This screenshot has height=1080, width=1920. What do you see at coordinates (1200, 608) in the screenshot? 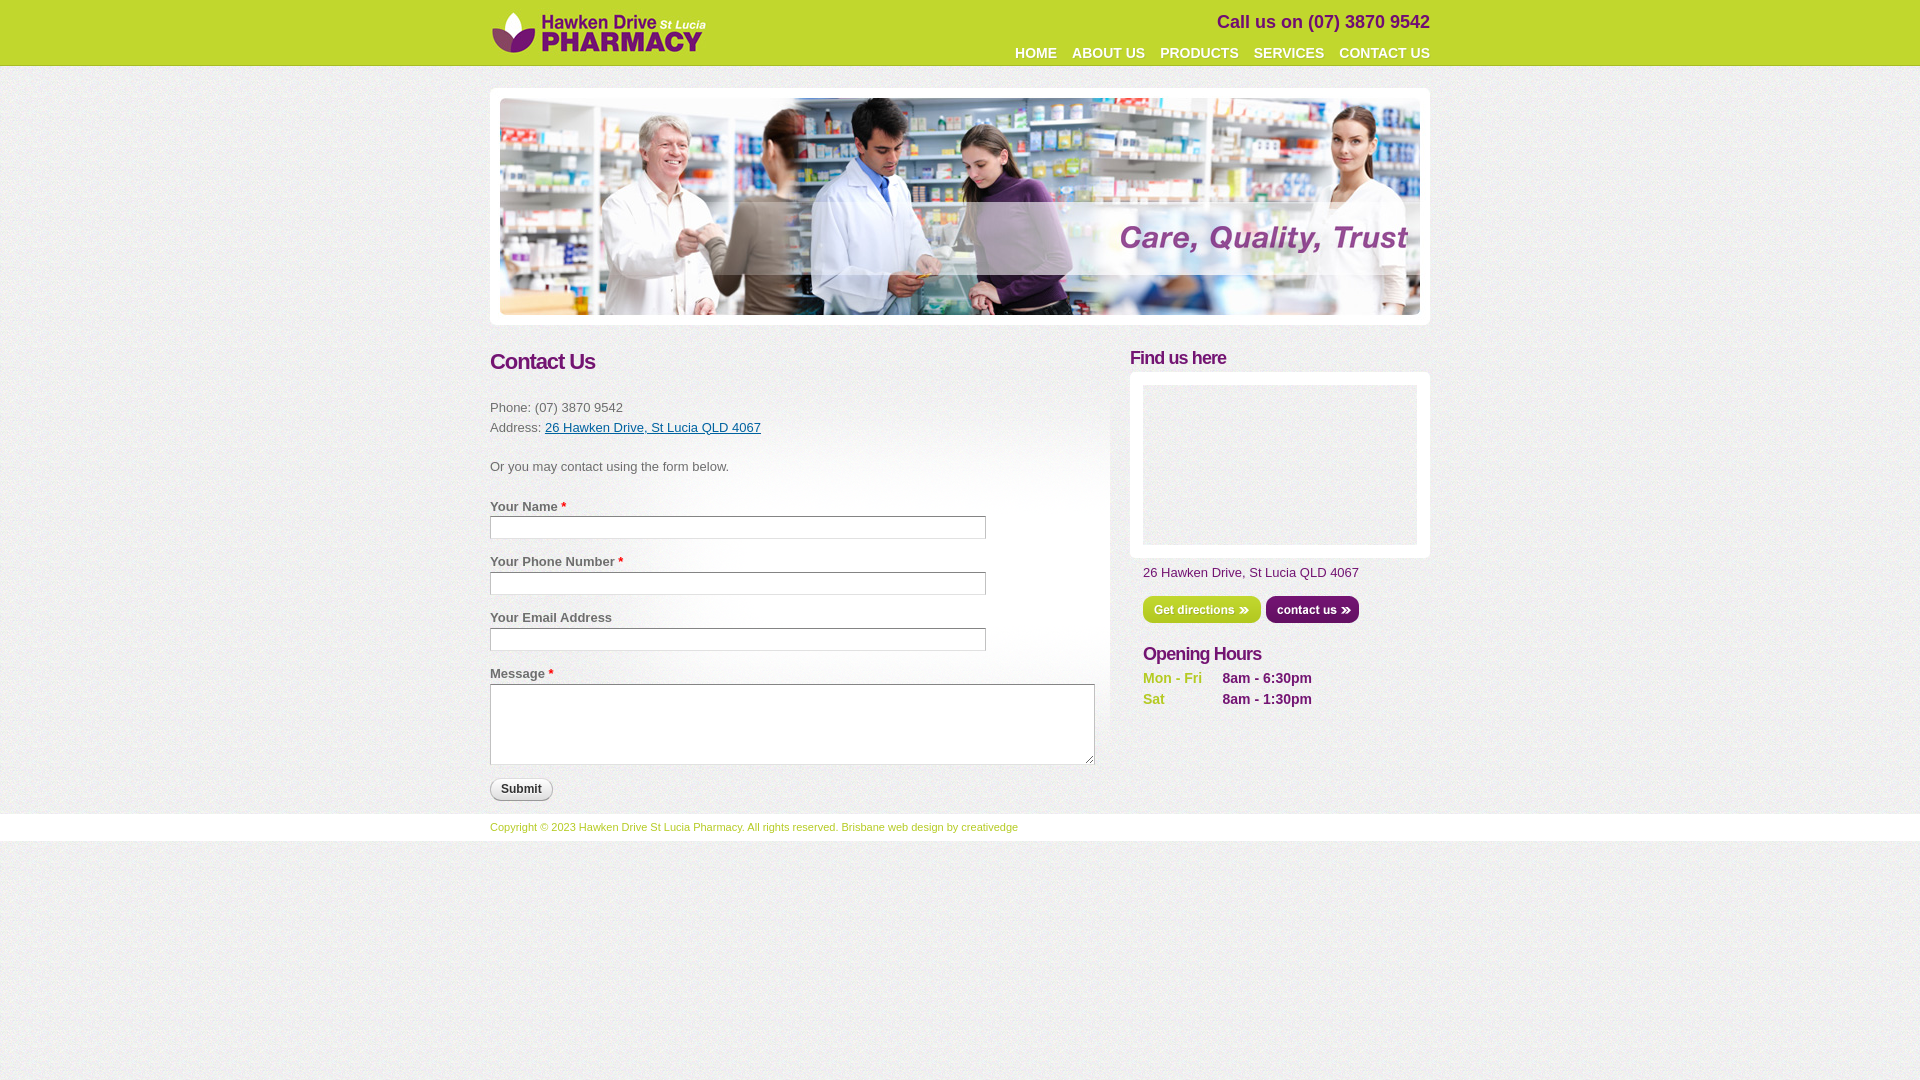
I see `'Get directions'` at bounding box center [1200, 608].